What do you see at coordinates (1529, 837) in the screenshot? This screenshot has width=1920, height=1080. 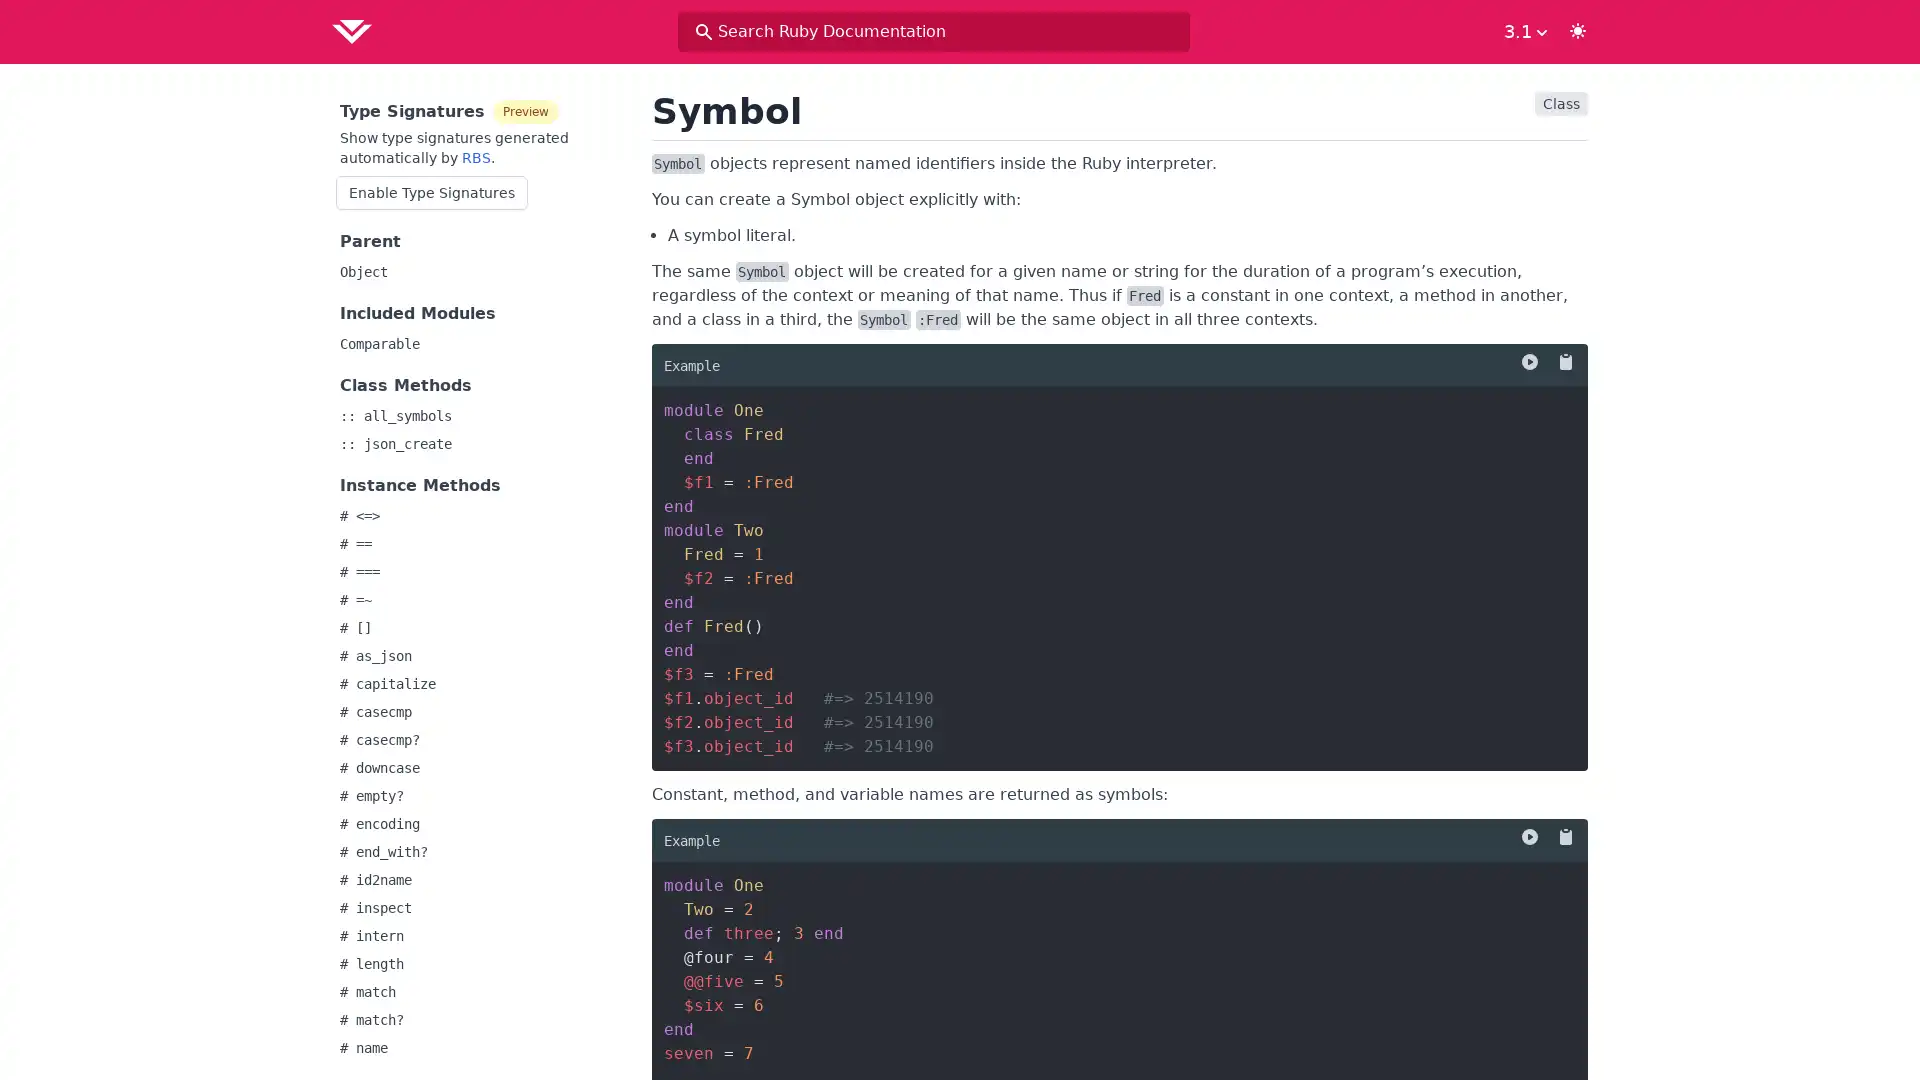 I see `Run code` at bounding box center [1529, 837].